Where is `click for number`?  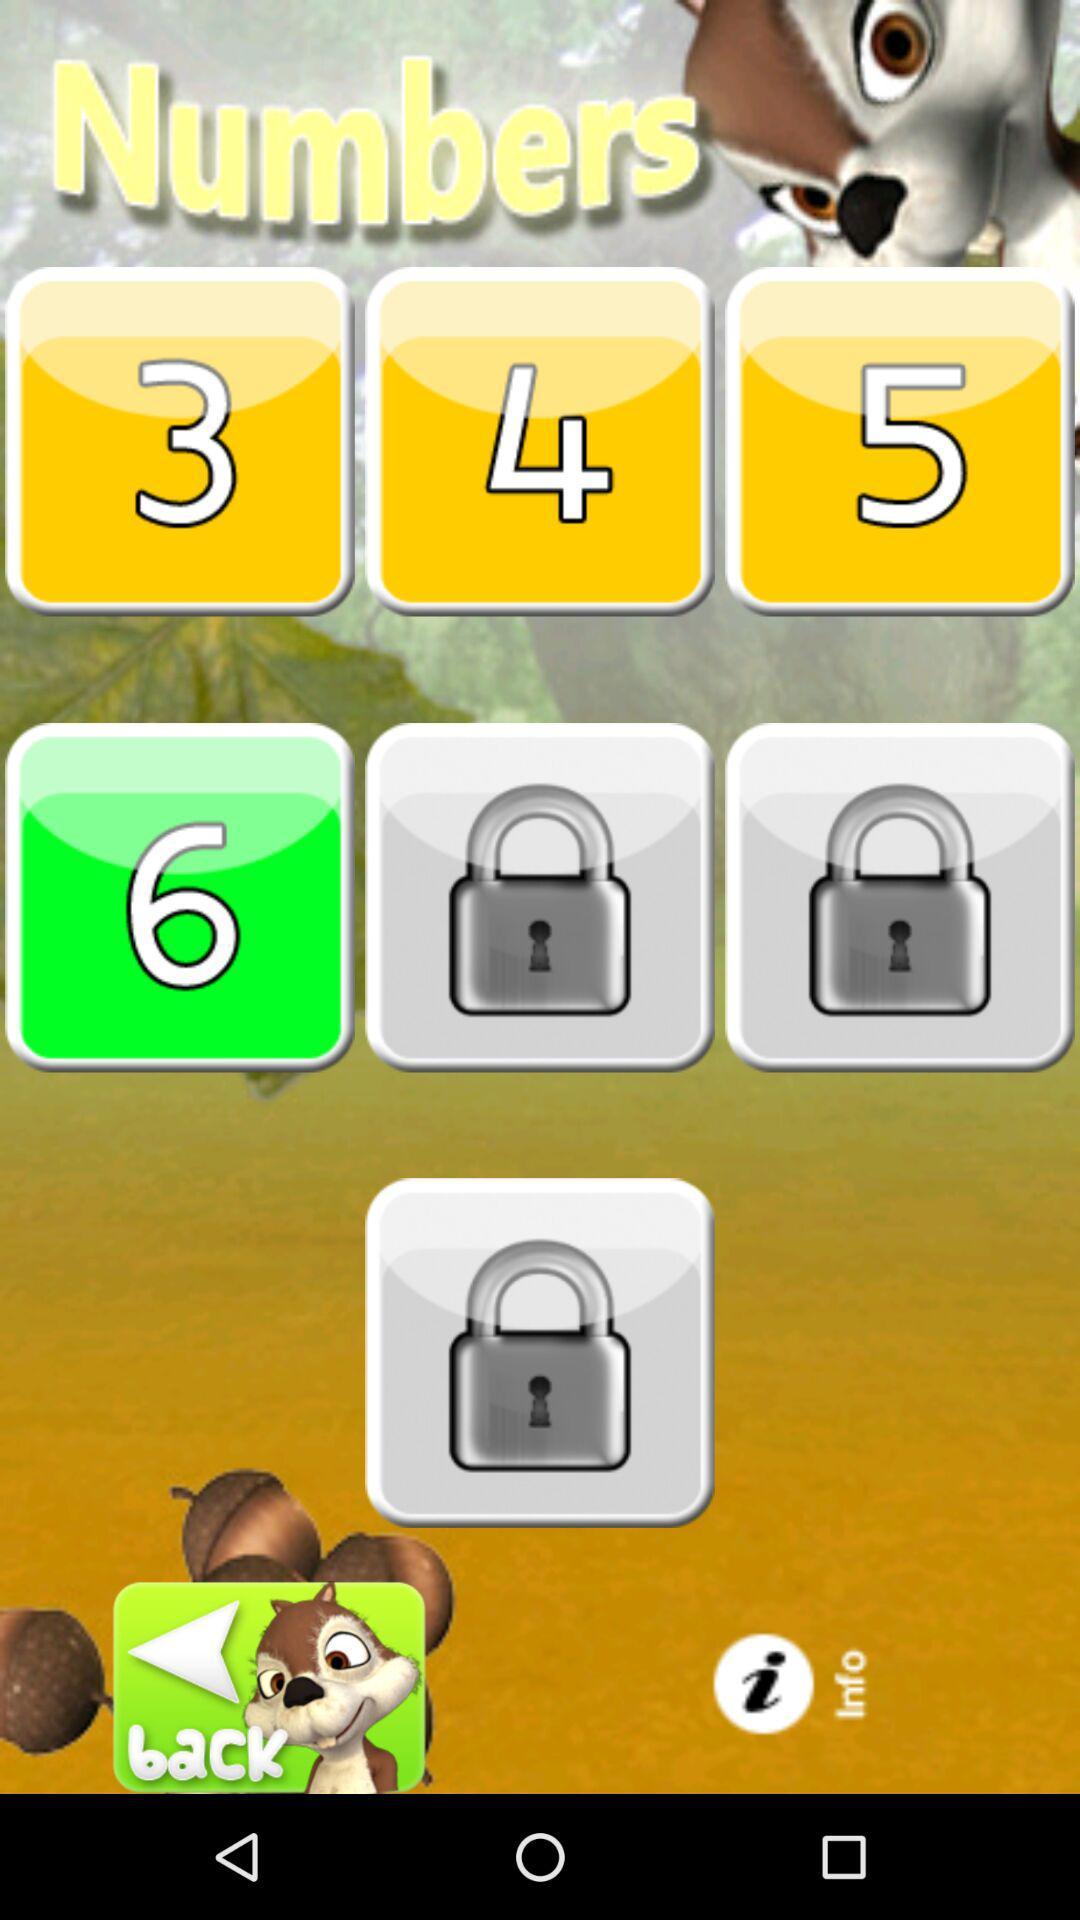
click for number is located at coordinates (180, 896).